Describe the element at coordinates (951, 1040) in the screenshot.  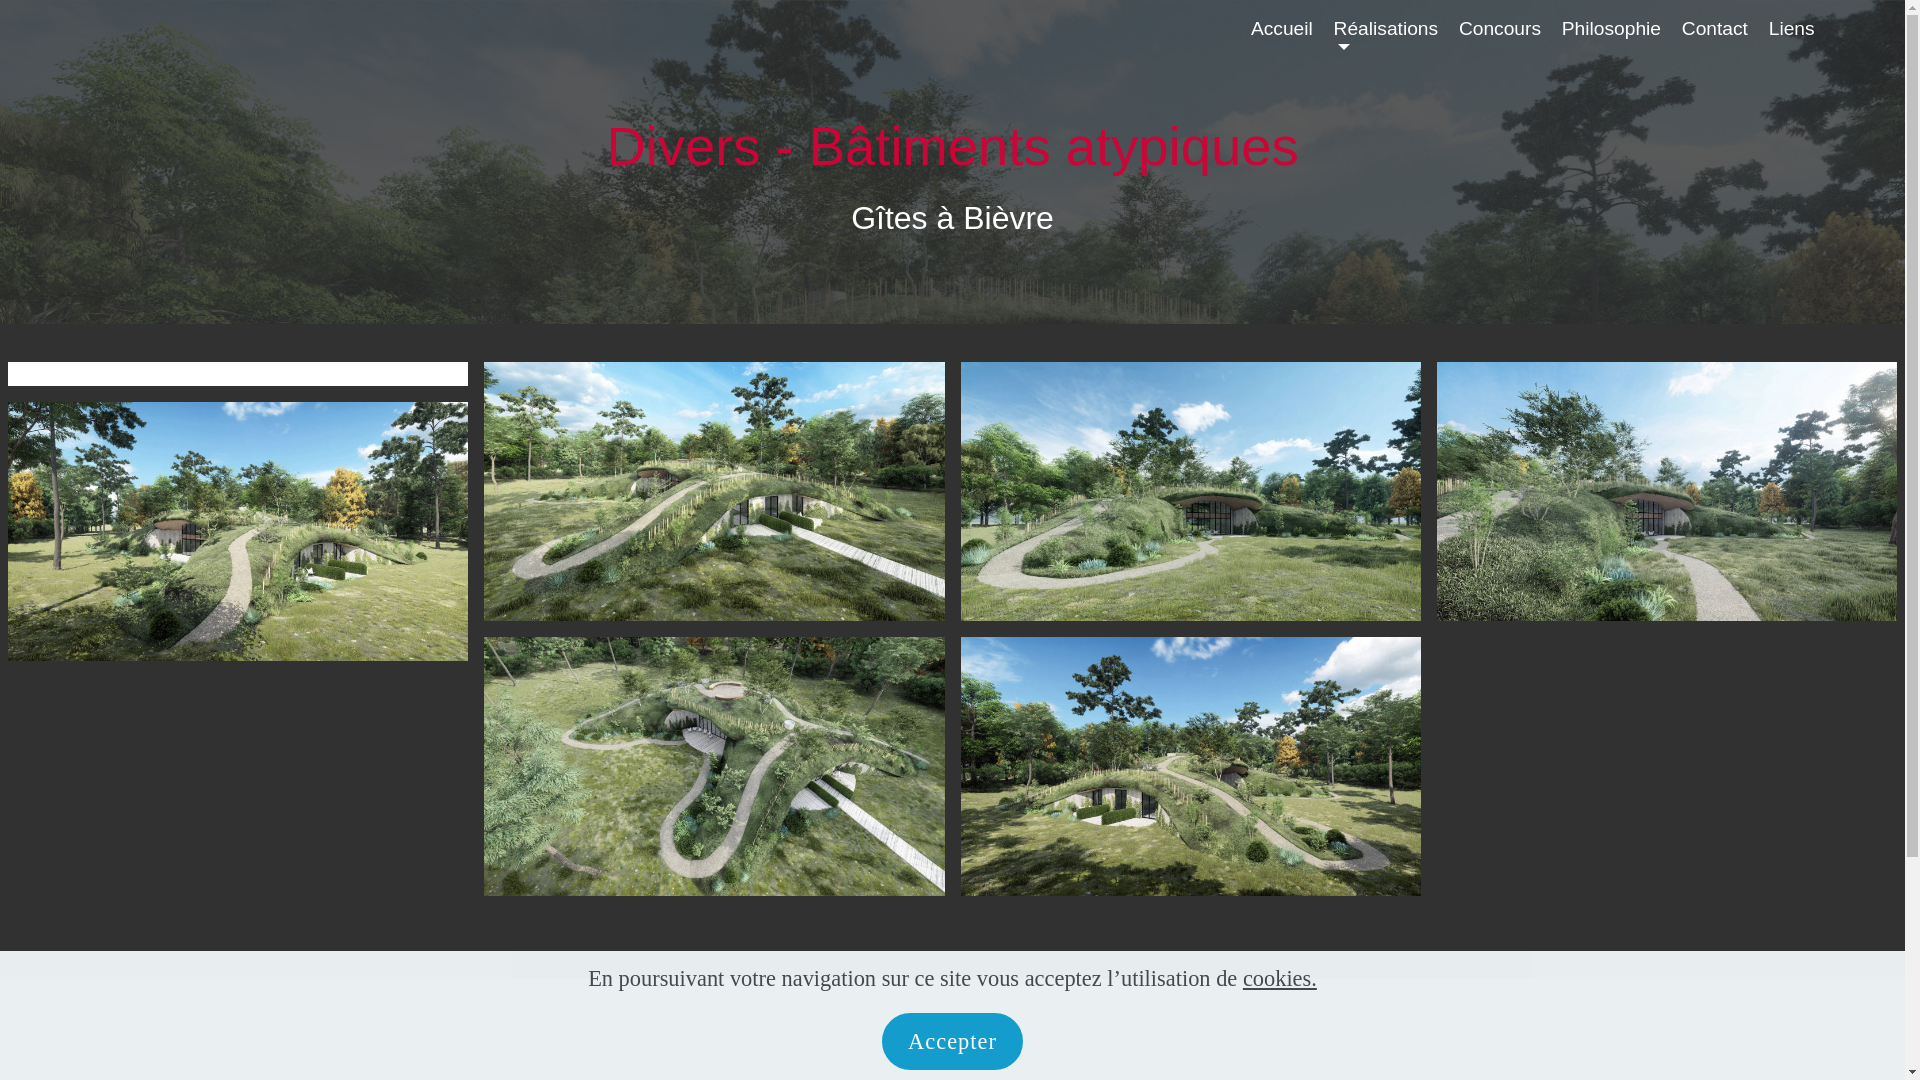
I see `'Accepter'` at that location.